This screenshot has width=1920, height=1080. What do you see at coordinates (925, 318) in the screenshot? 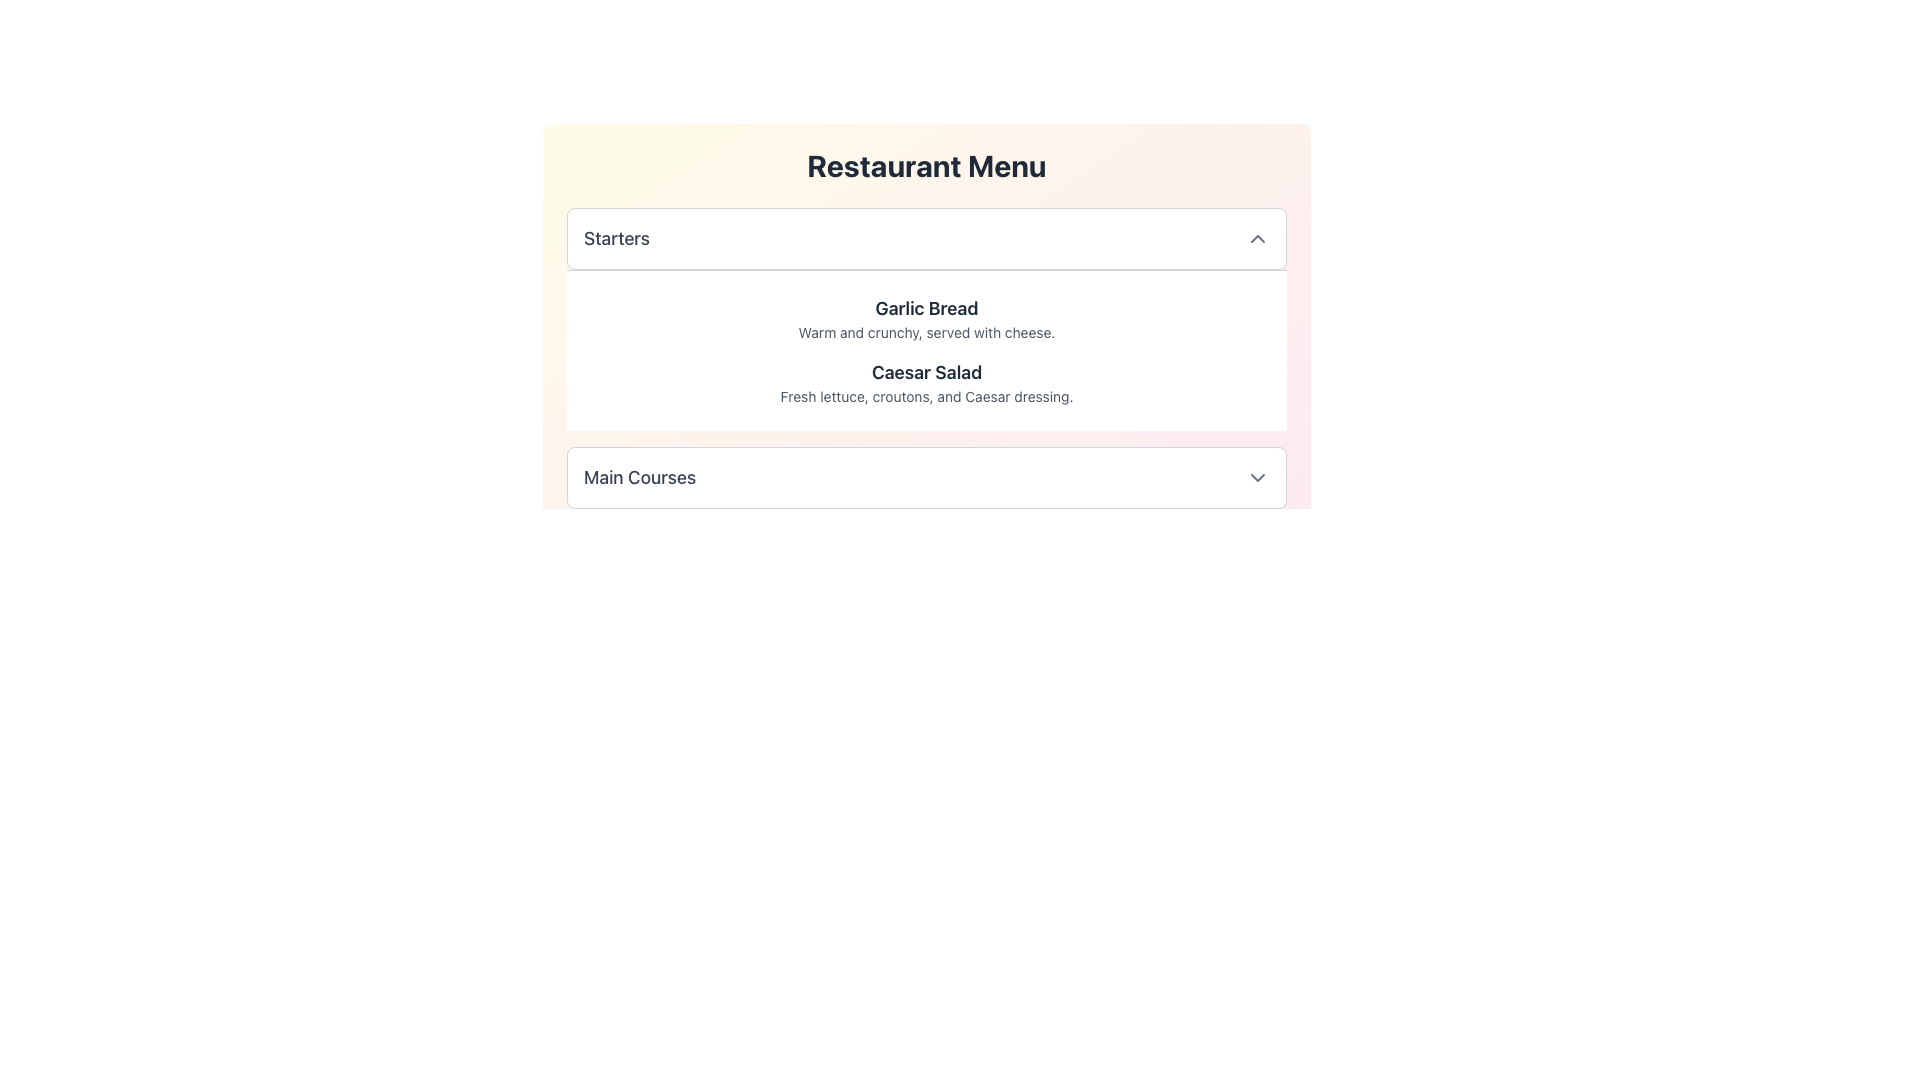
I see `the Text Block displaying 'Garlic Bread' in the Starters section of the menu` at bounding box center [925, 318].